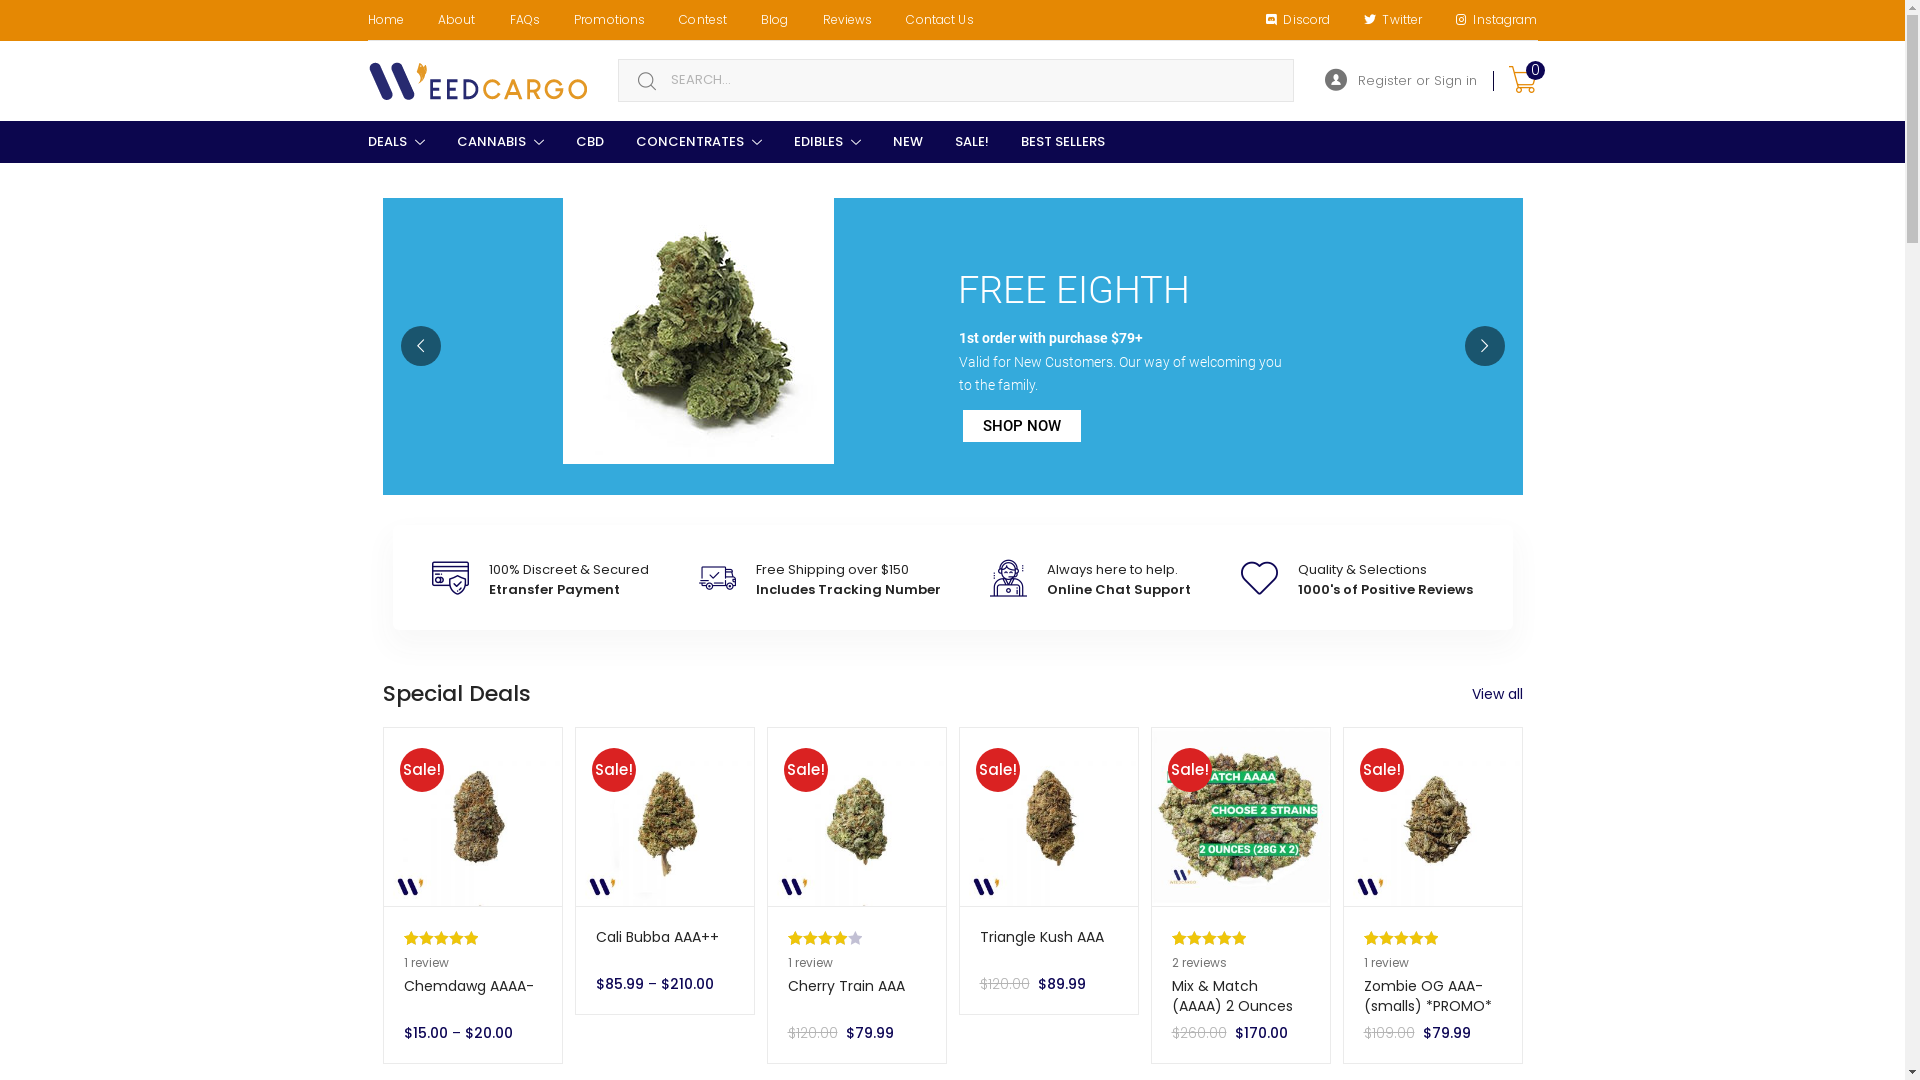  What do you see at coordinates (1472, 693) in the screenshot?
I see `'View all'` at bounding box center [1472, 693].